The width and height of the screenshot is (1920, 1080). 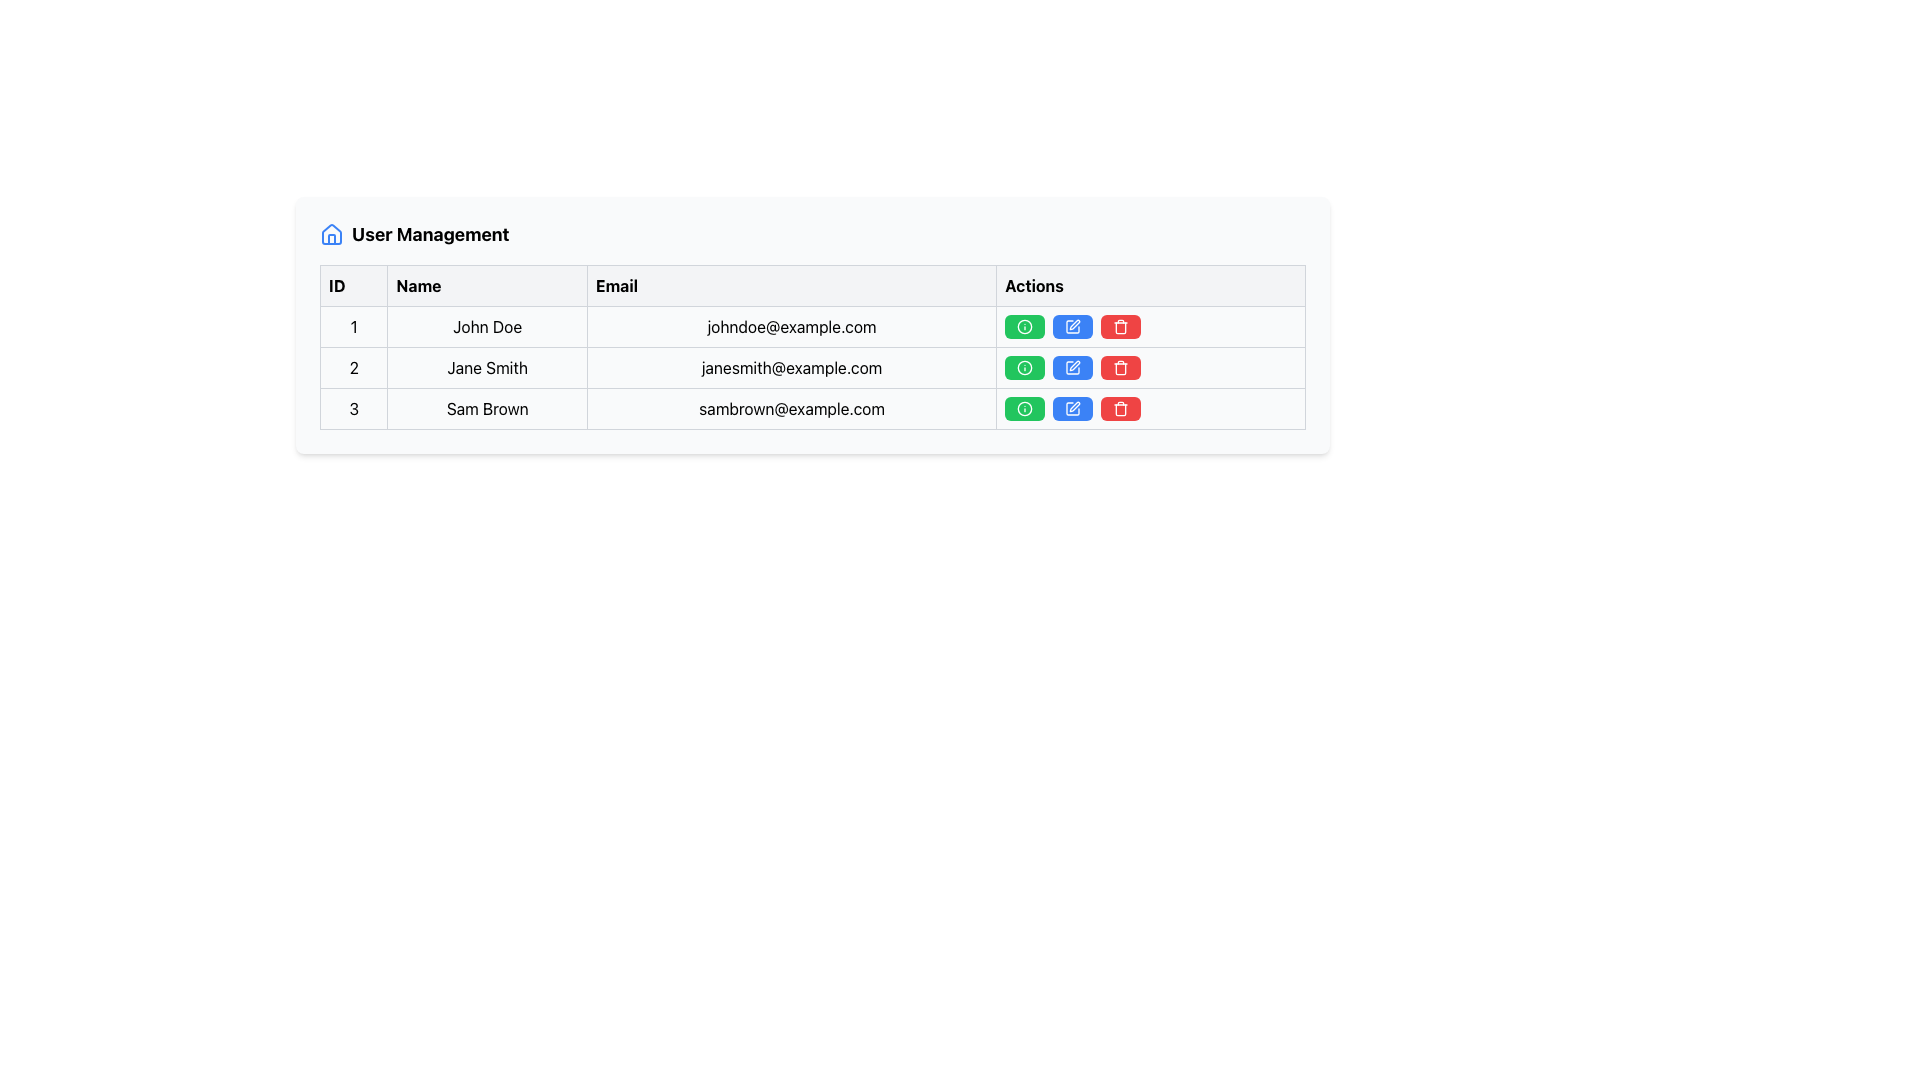 What do you see at coordinates (812, 367) in the screenshot?
I see `the second row of the user management table displaying information for 'Jane Smith'` at bounding box center [812, 367].